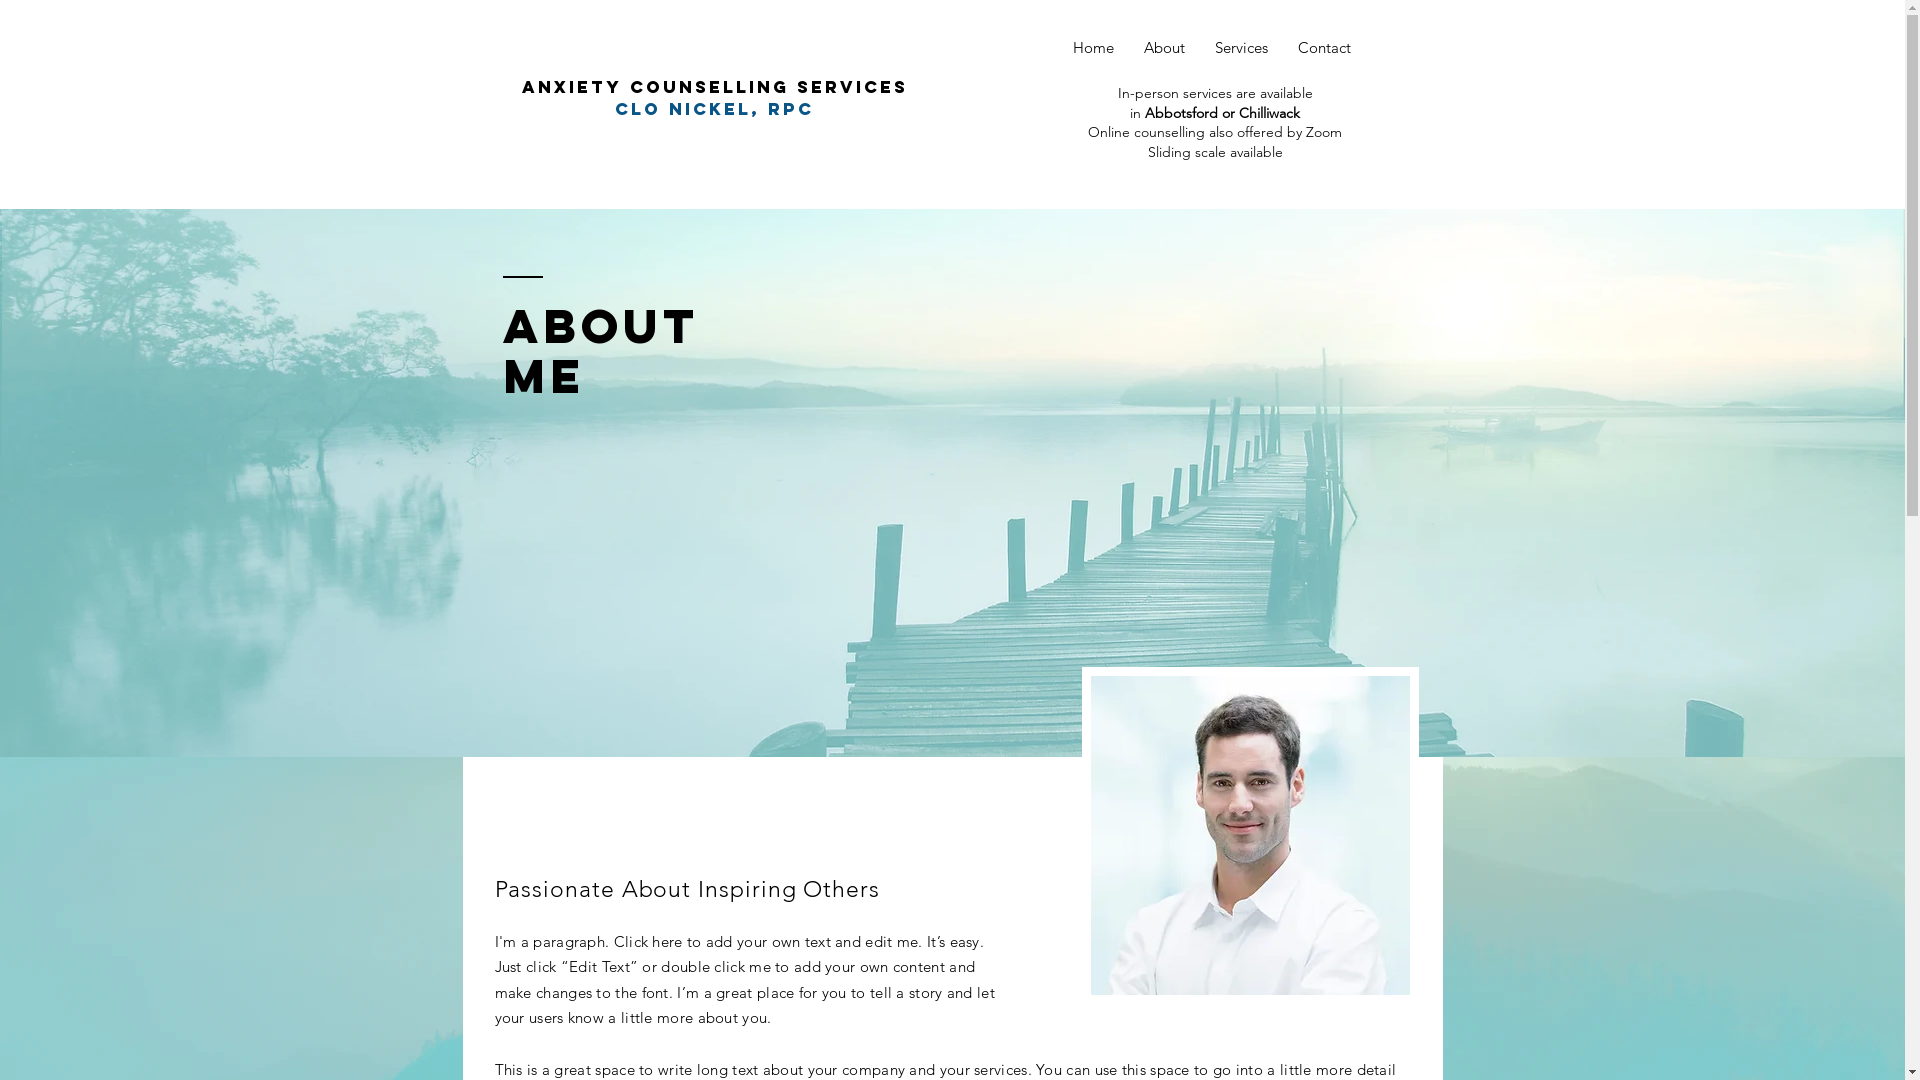 The width and height of the screenshot is (1920, 1080). I want to click on 'clo Nickel, rpc', so click(714, 108).